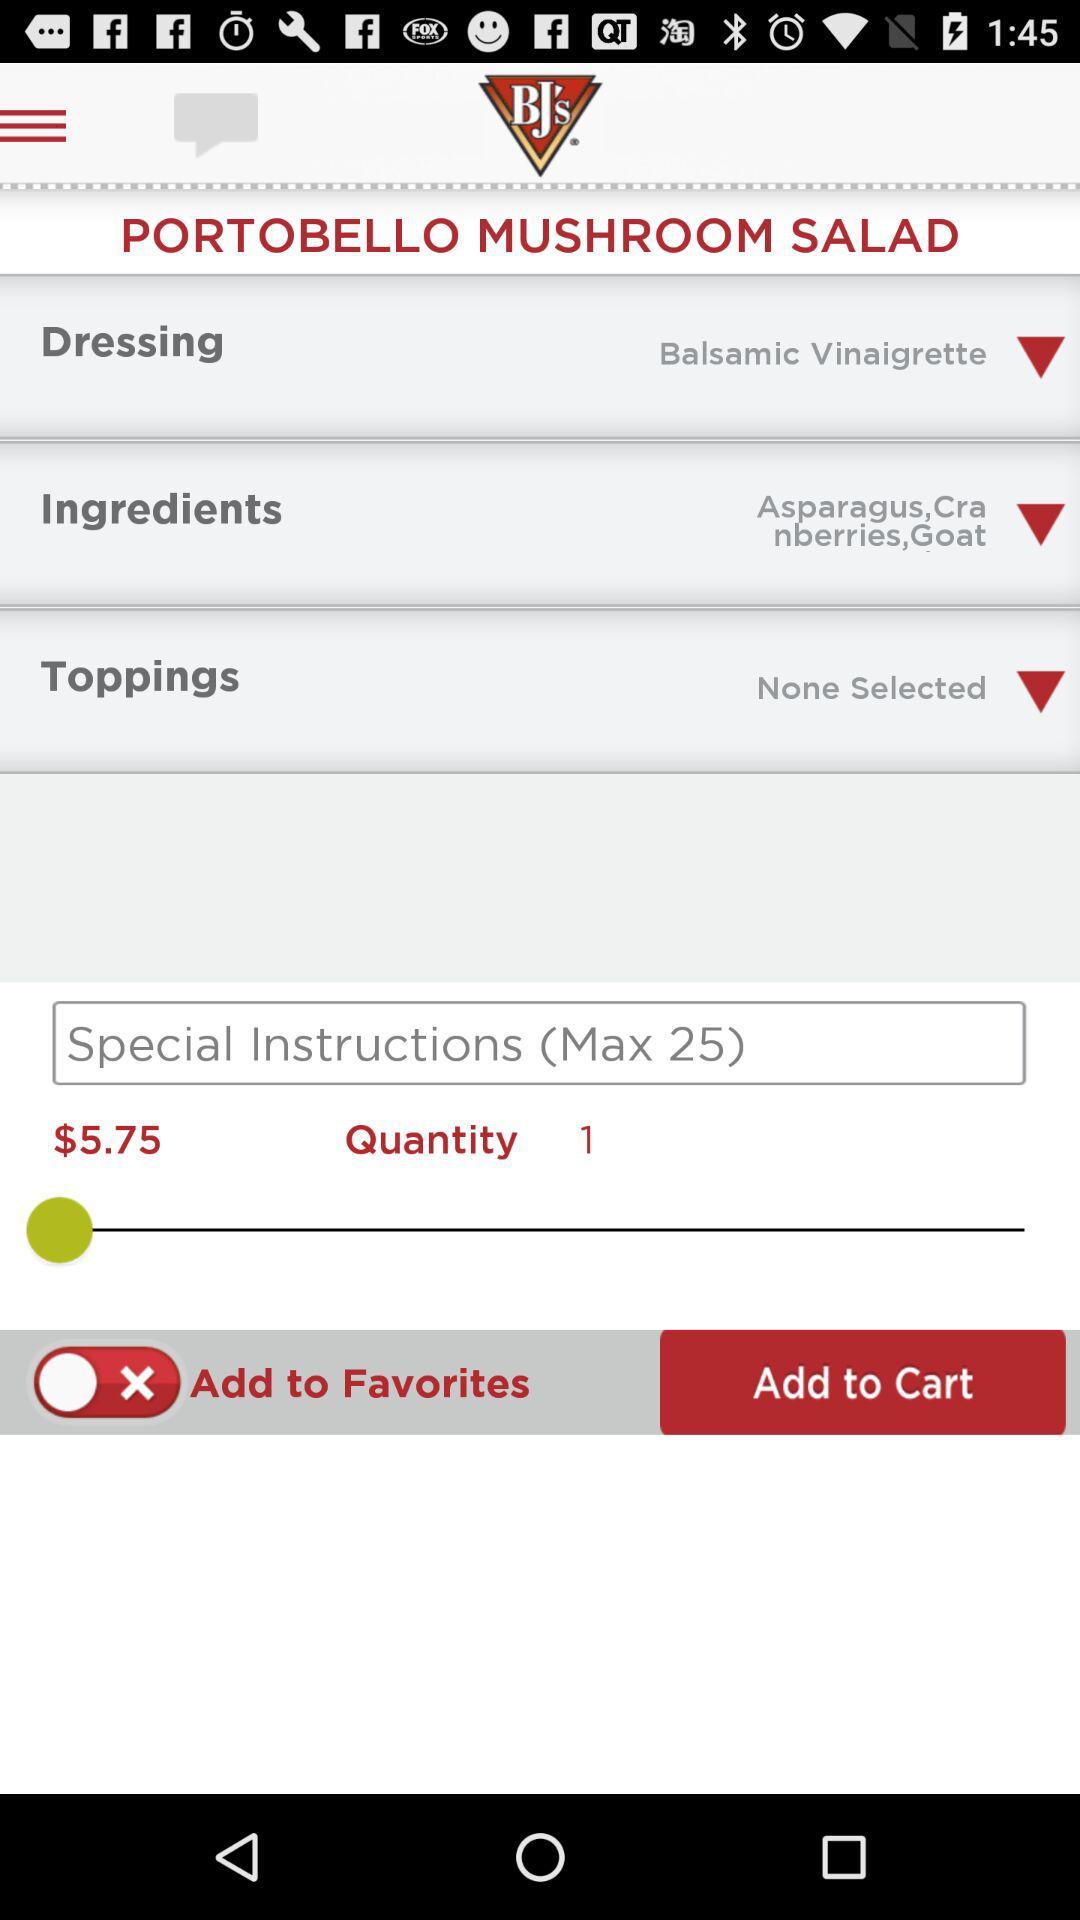  What do you see at coordinates (218, 124) in the screenshot?
I see `send message` at bounding box center [218, 124].